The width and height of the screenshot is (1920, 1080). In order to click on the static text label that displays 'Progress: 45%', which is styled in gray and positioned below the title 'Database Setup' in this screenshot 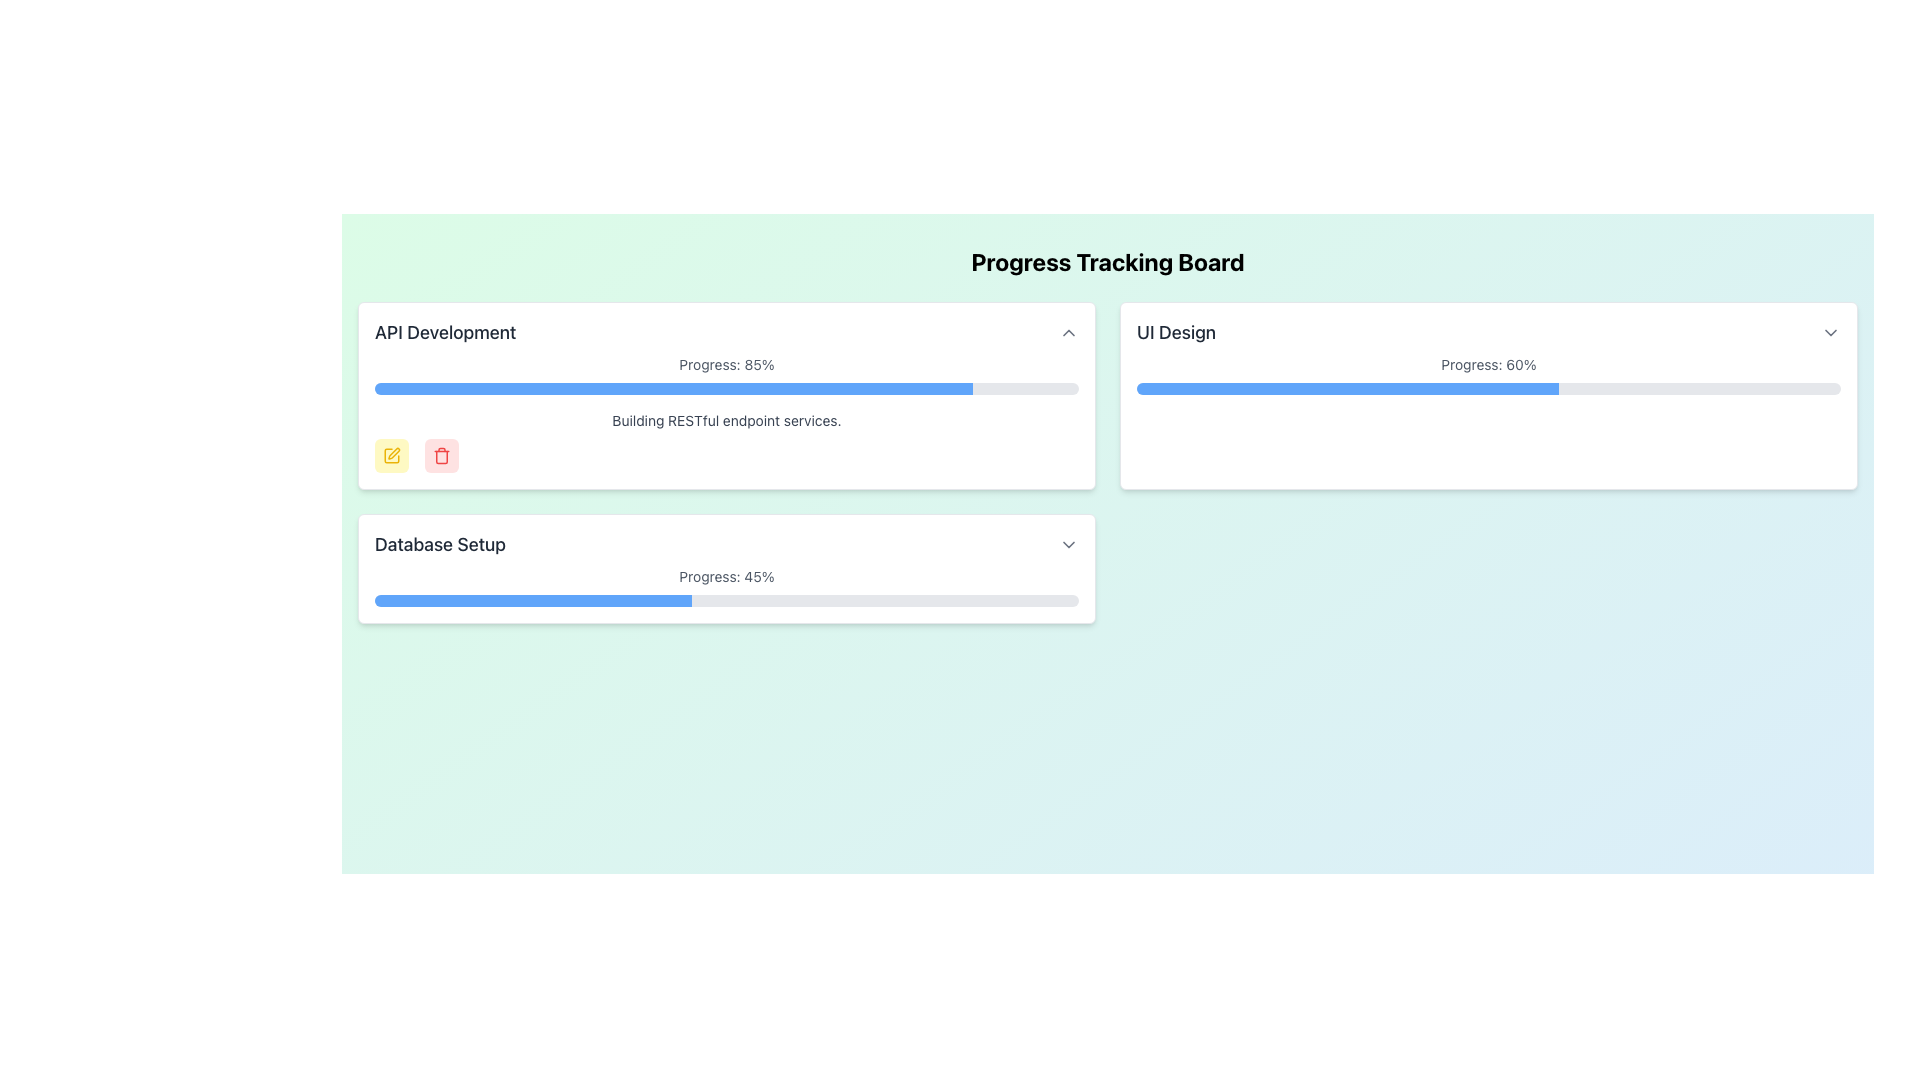, I will do `click(725, 577)`.